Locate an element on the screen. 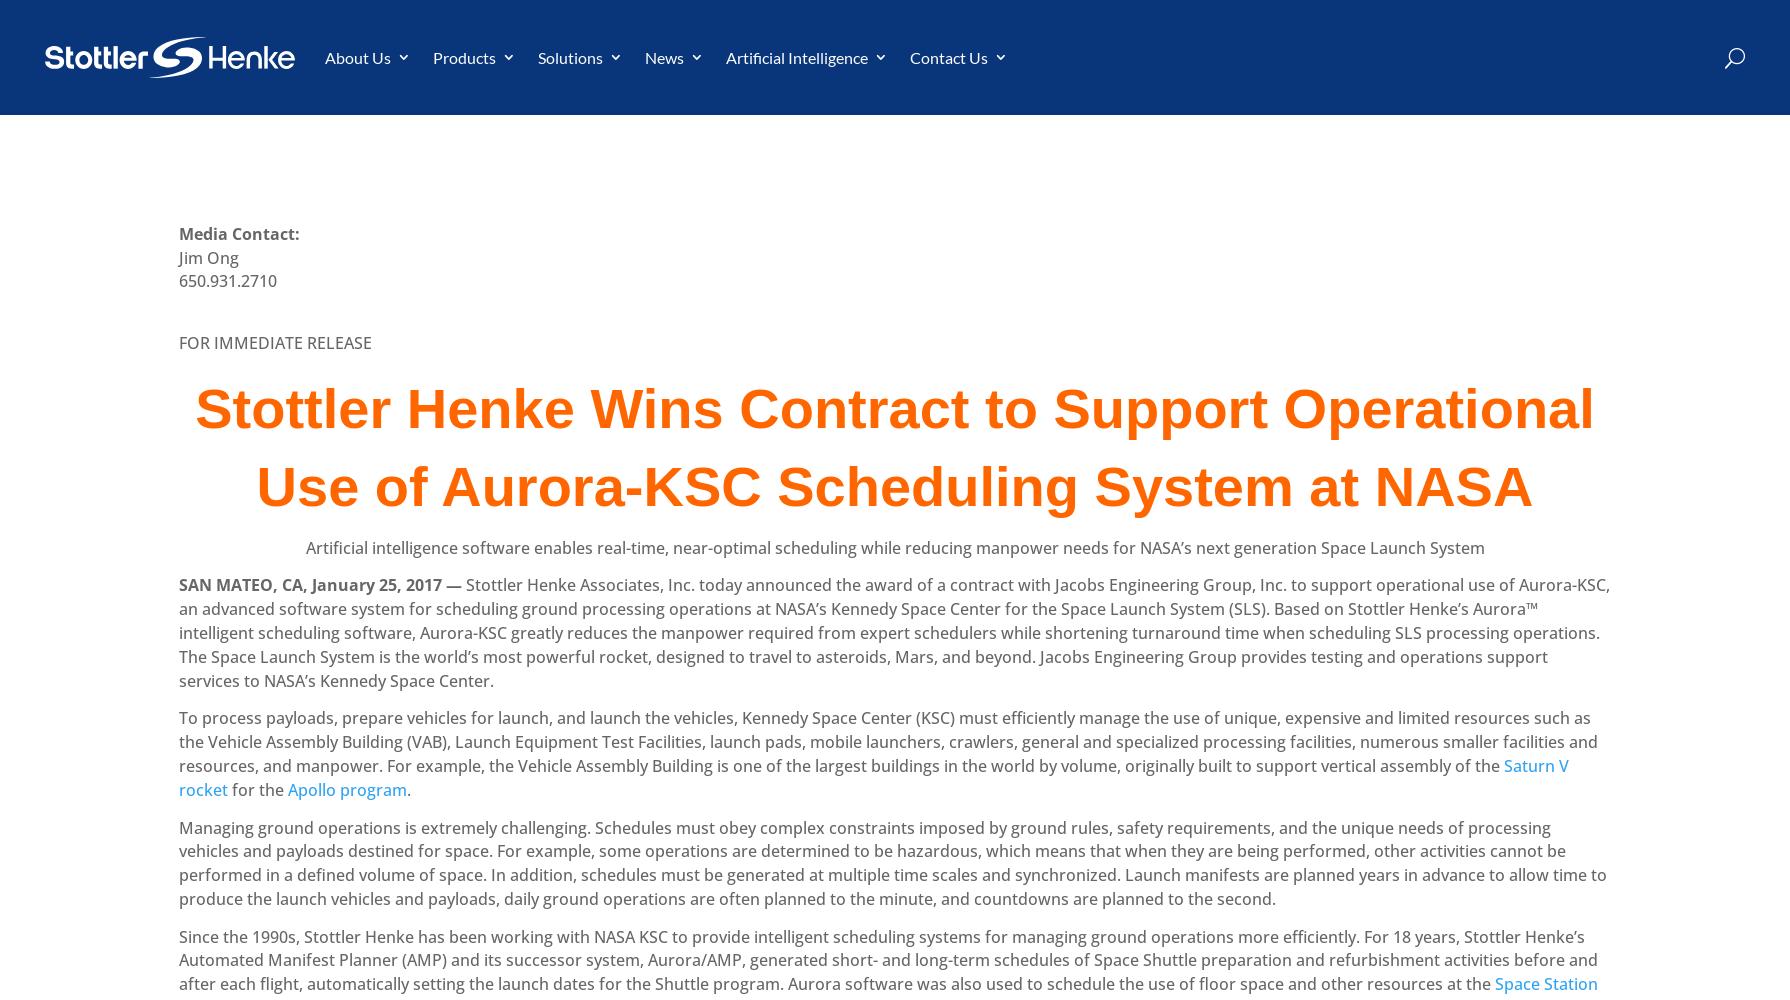  'Aurora-CCPM' is located at coordinates (510, 163).